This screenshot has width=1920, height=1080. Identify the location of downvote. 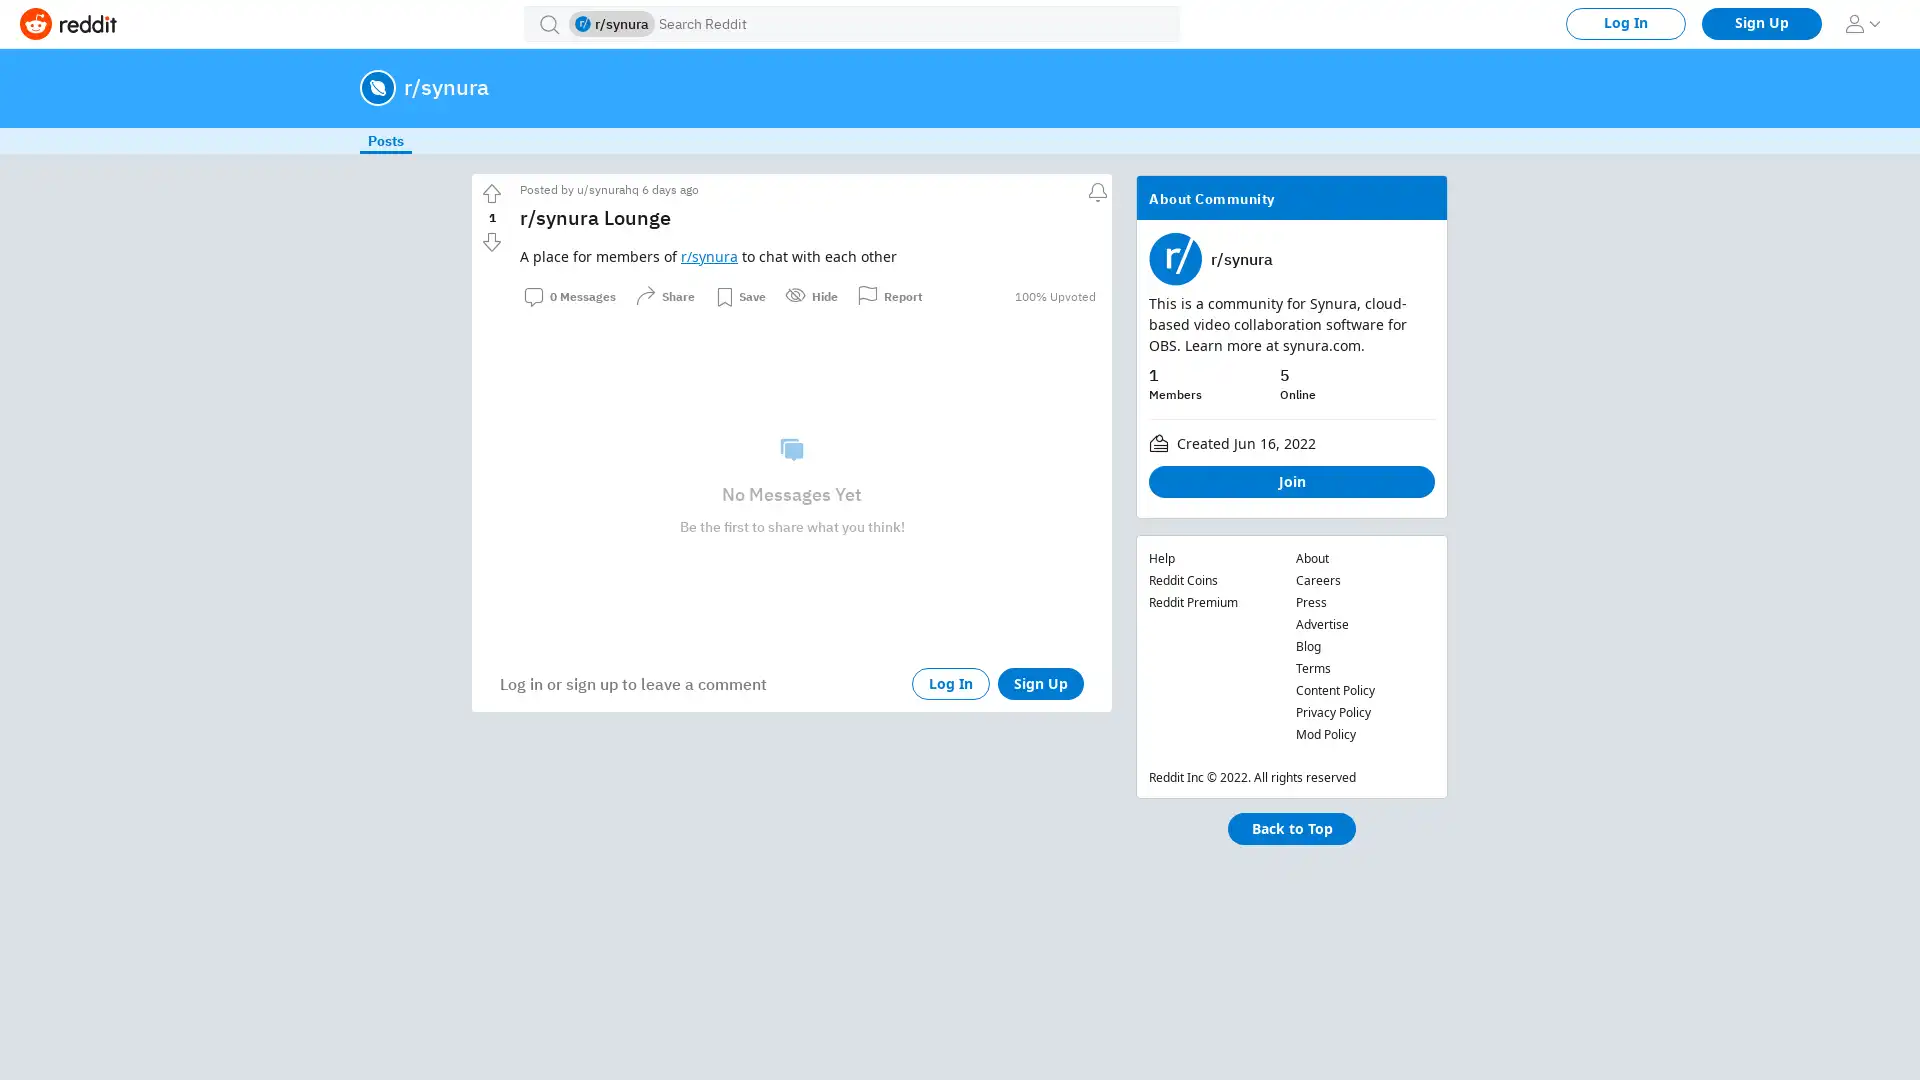
(491, 241).